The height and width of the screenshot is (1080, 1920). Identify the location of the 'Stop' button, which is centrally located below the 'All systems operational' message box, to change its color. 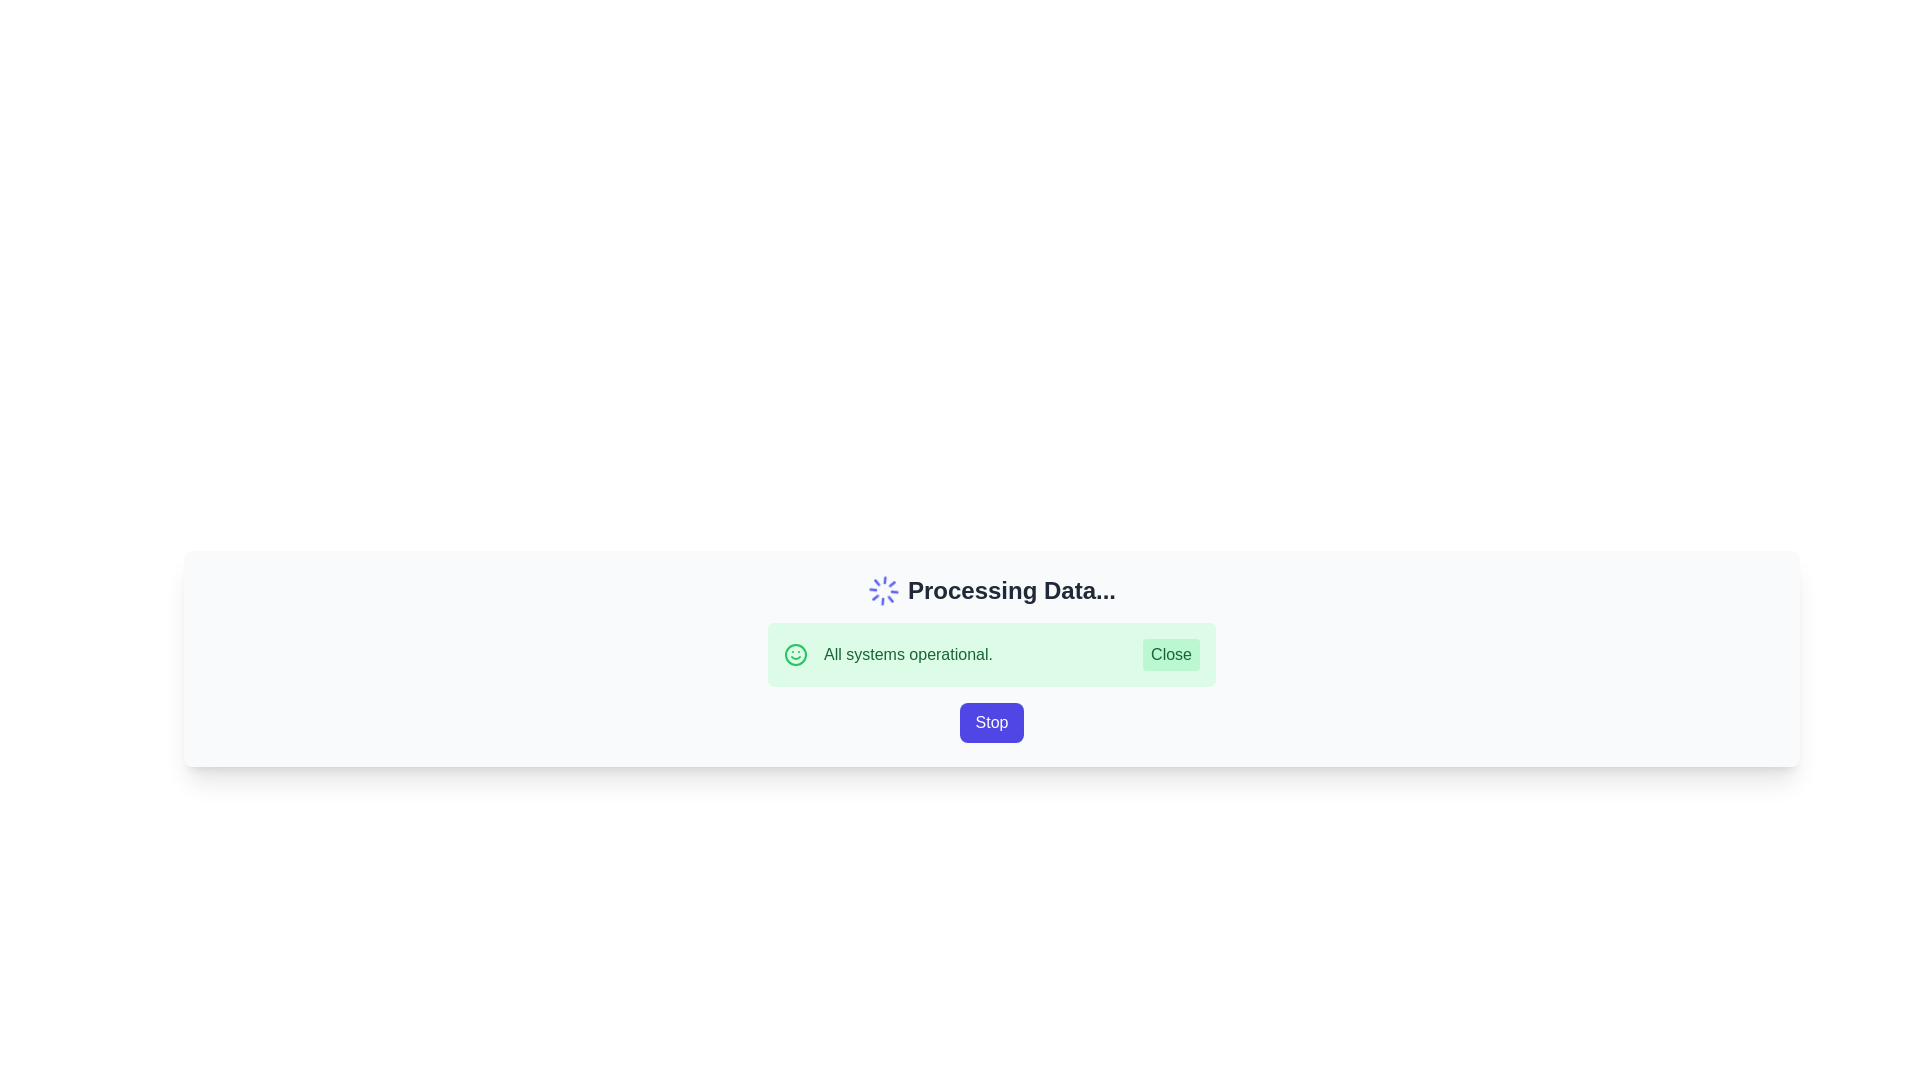
(992, 722).